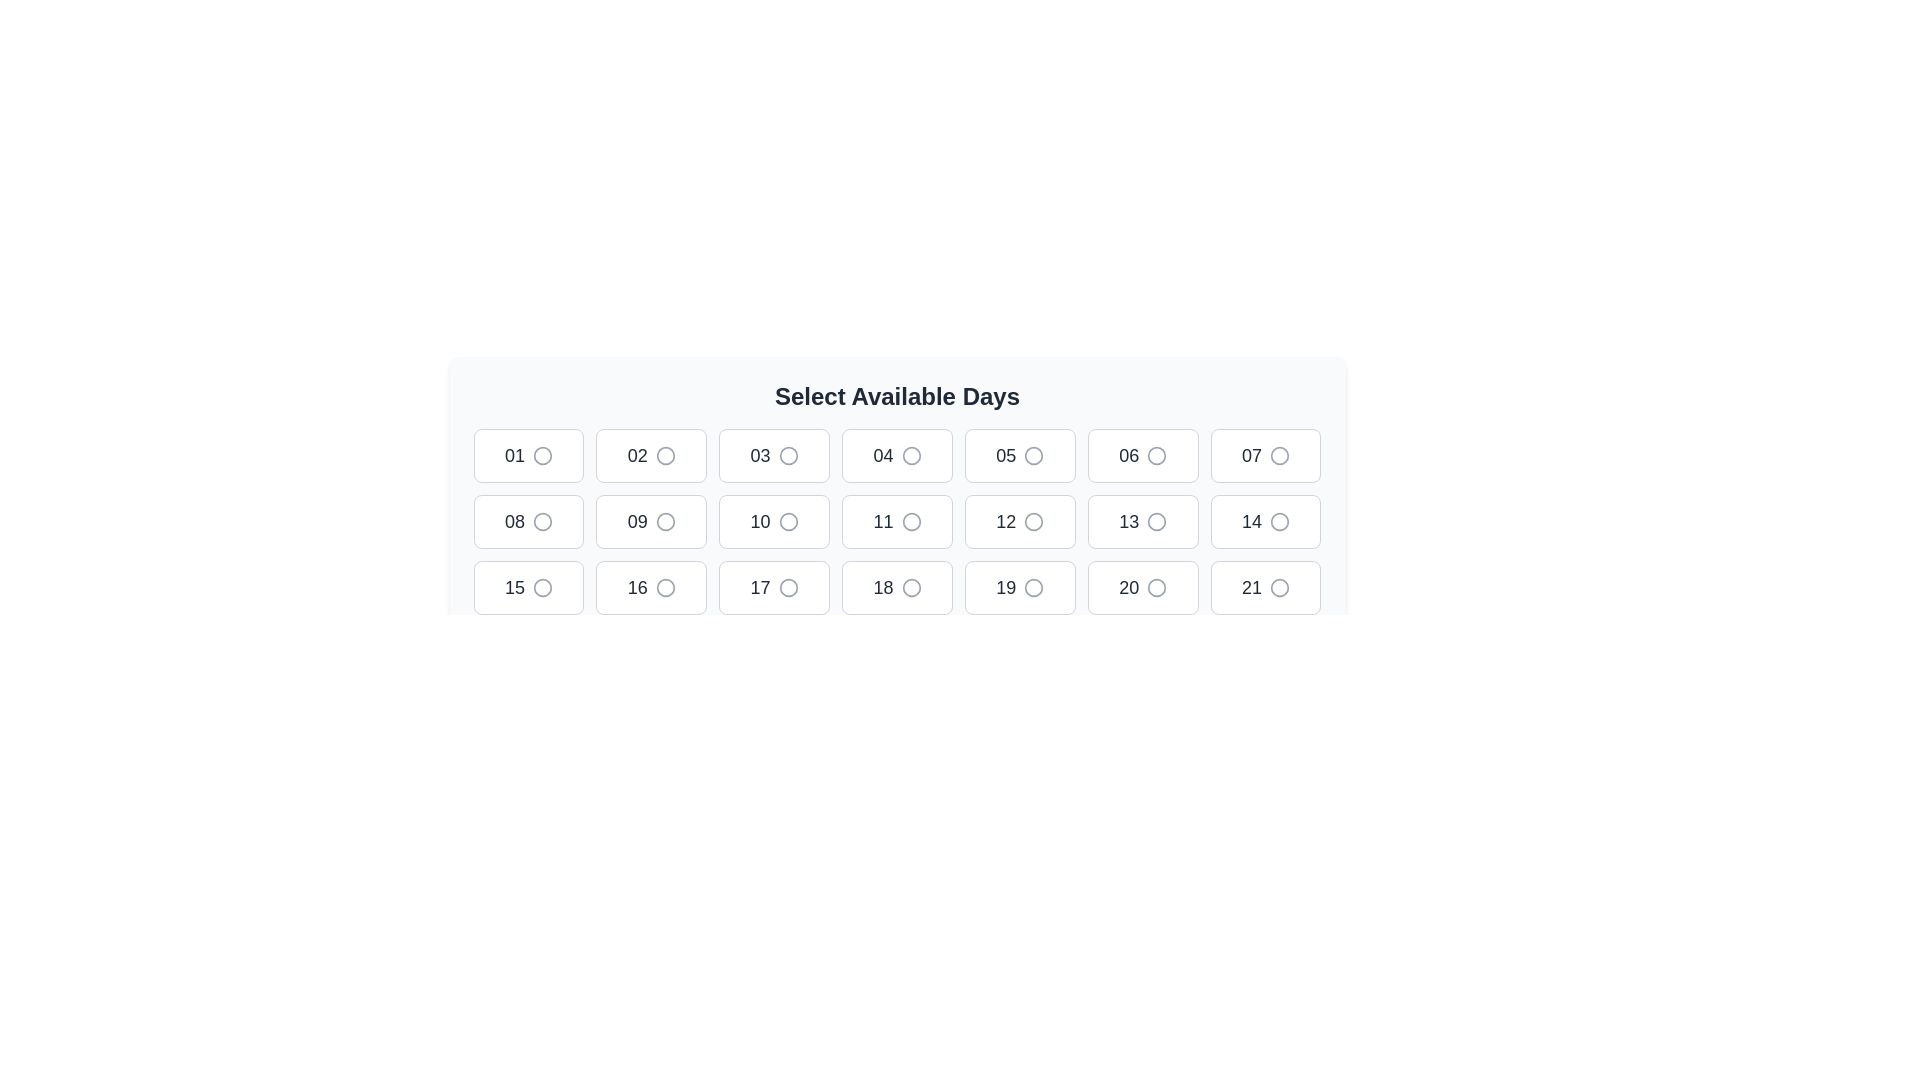  What do you see at coordinates (665, 586) in the screenshot?
I see `the circular marker for the date 16 in the interactive calendar interface` at bounding box center [665, 586].